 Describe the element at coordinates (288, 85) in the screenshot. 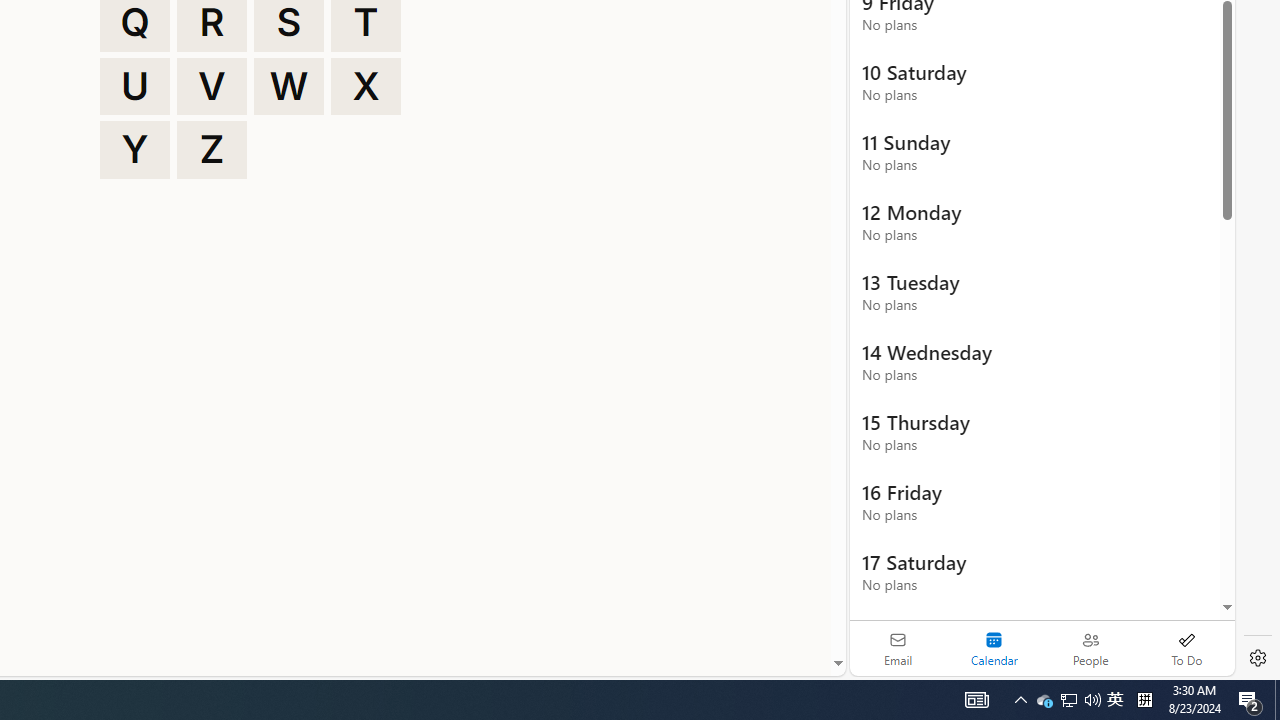

I see `'W'` at that location.